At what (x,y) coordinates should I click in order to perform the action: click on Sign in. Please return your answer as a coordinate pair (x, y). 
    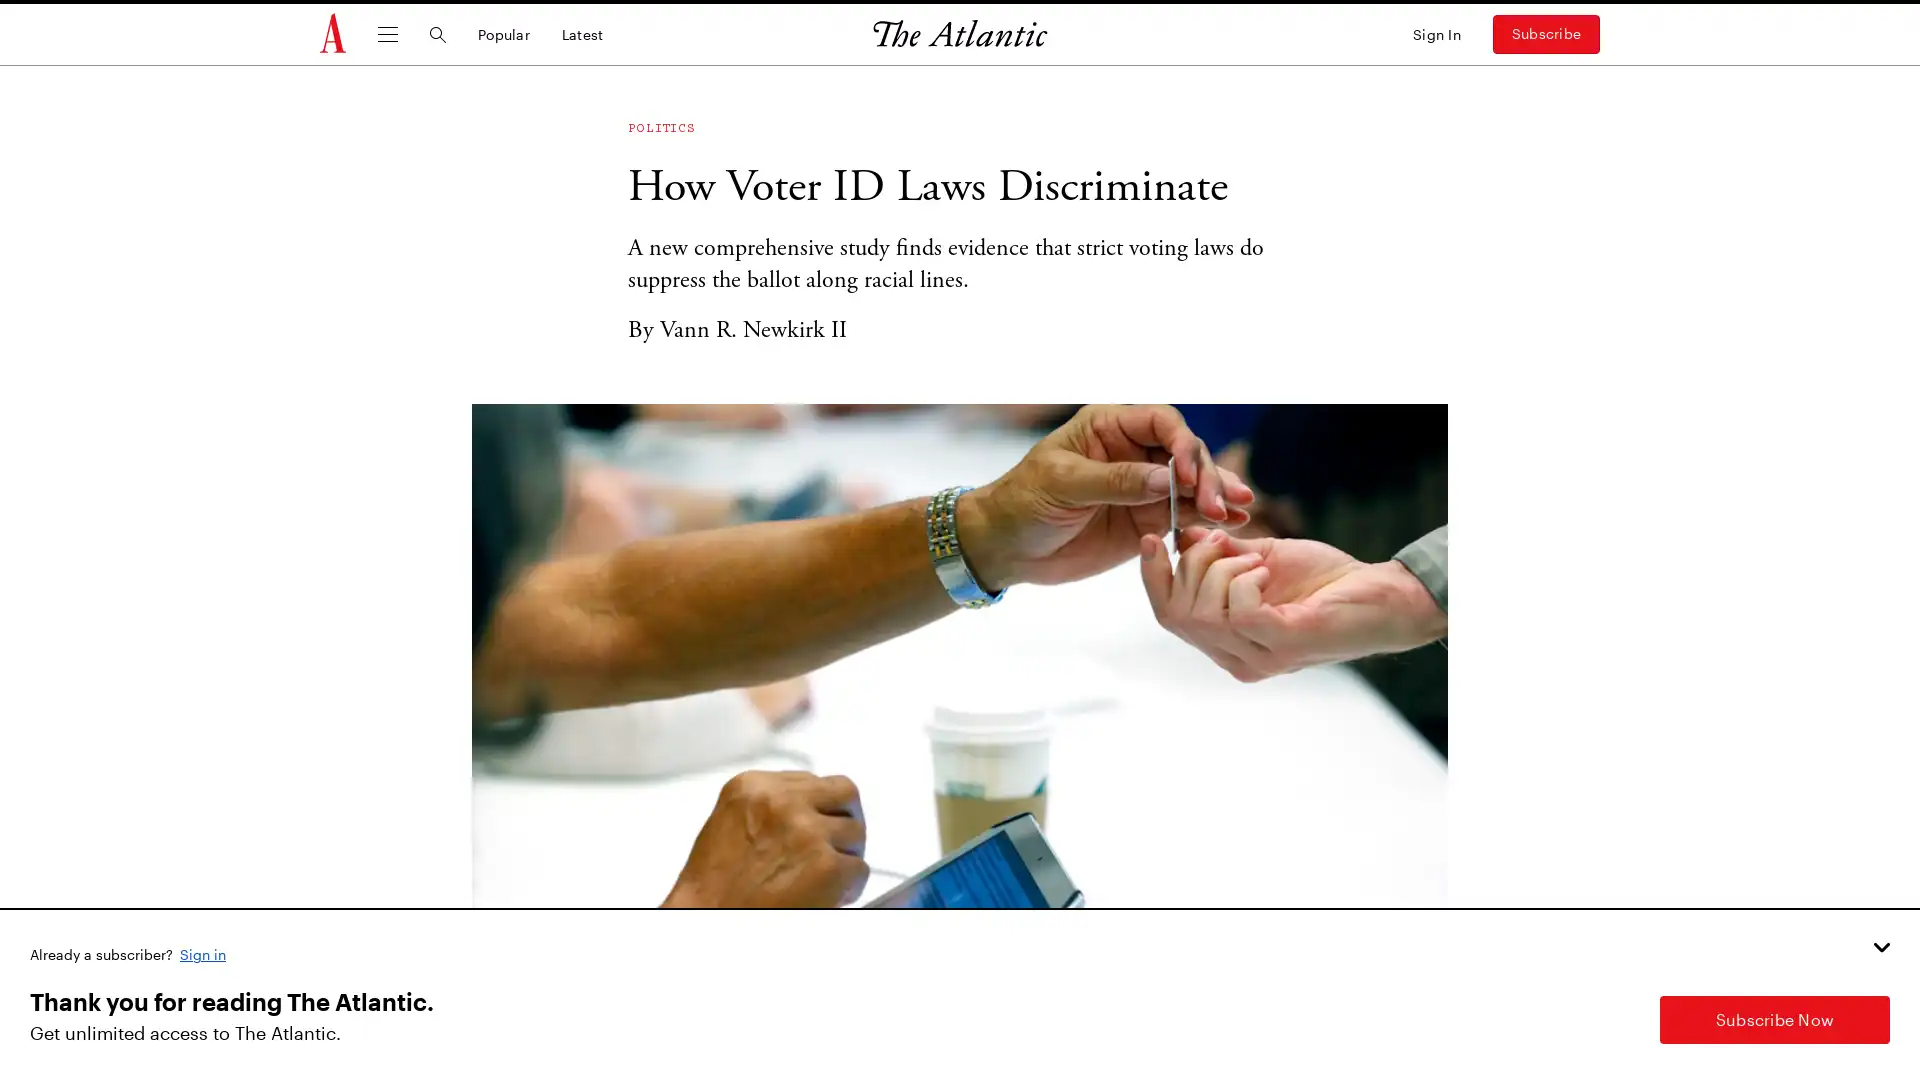
    Looking at the image, I should click on (204, 952).